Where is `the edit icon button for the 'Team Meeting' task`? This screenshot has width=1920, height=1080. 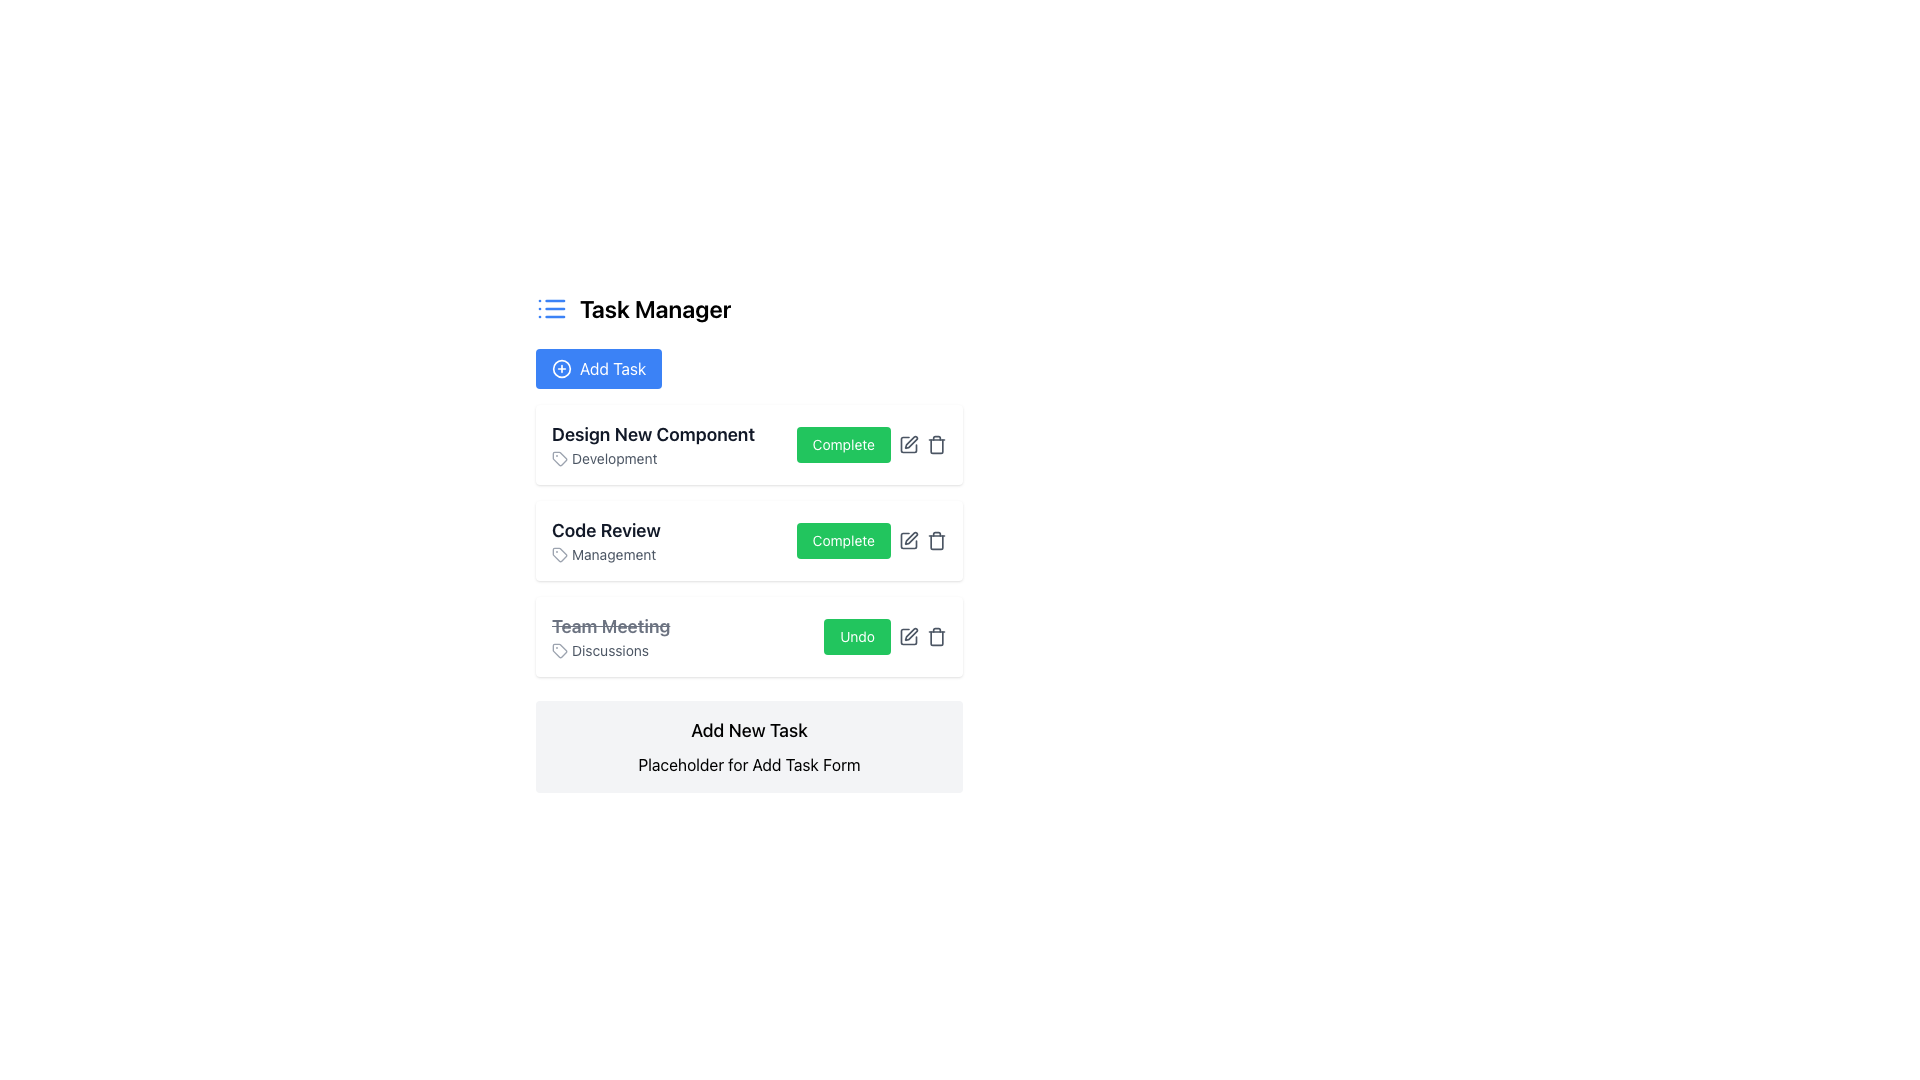
the edit icon button for the 'Team Meeting' task is located at coordinates (907, 636).